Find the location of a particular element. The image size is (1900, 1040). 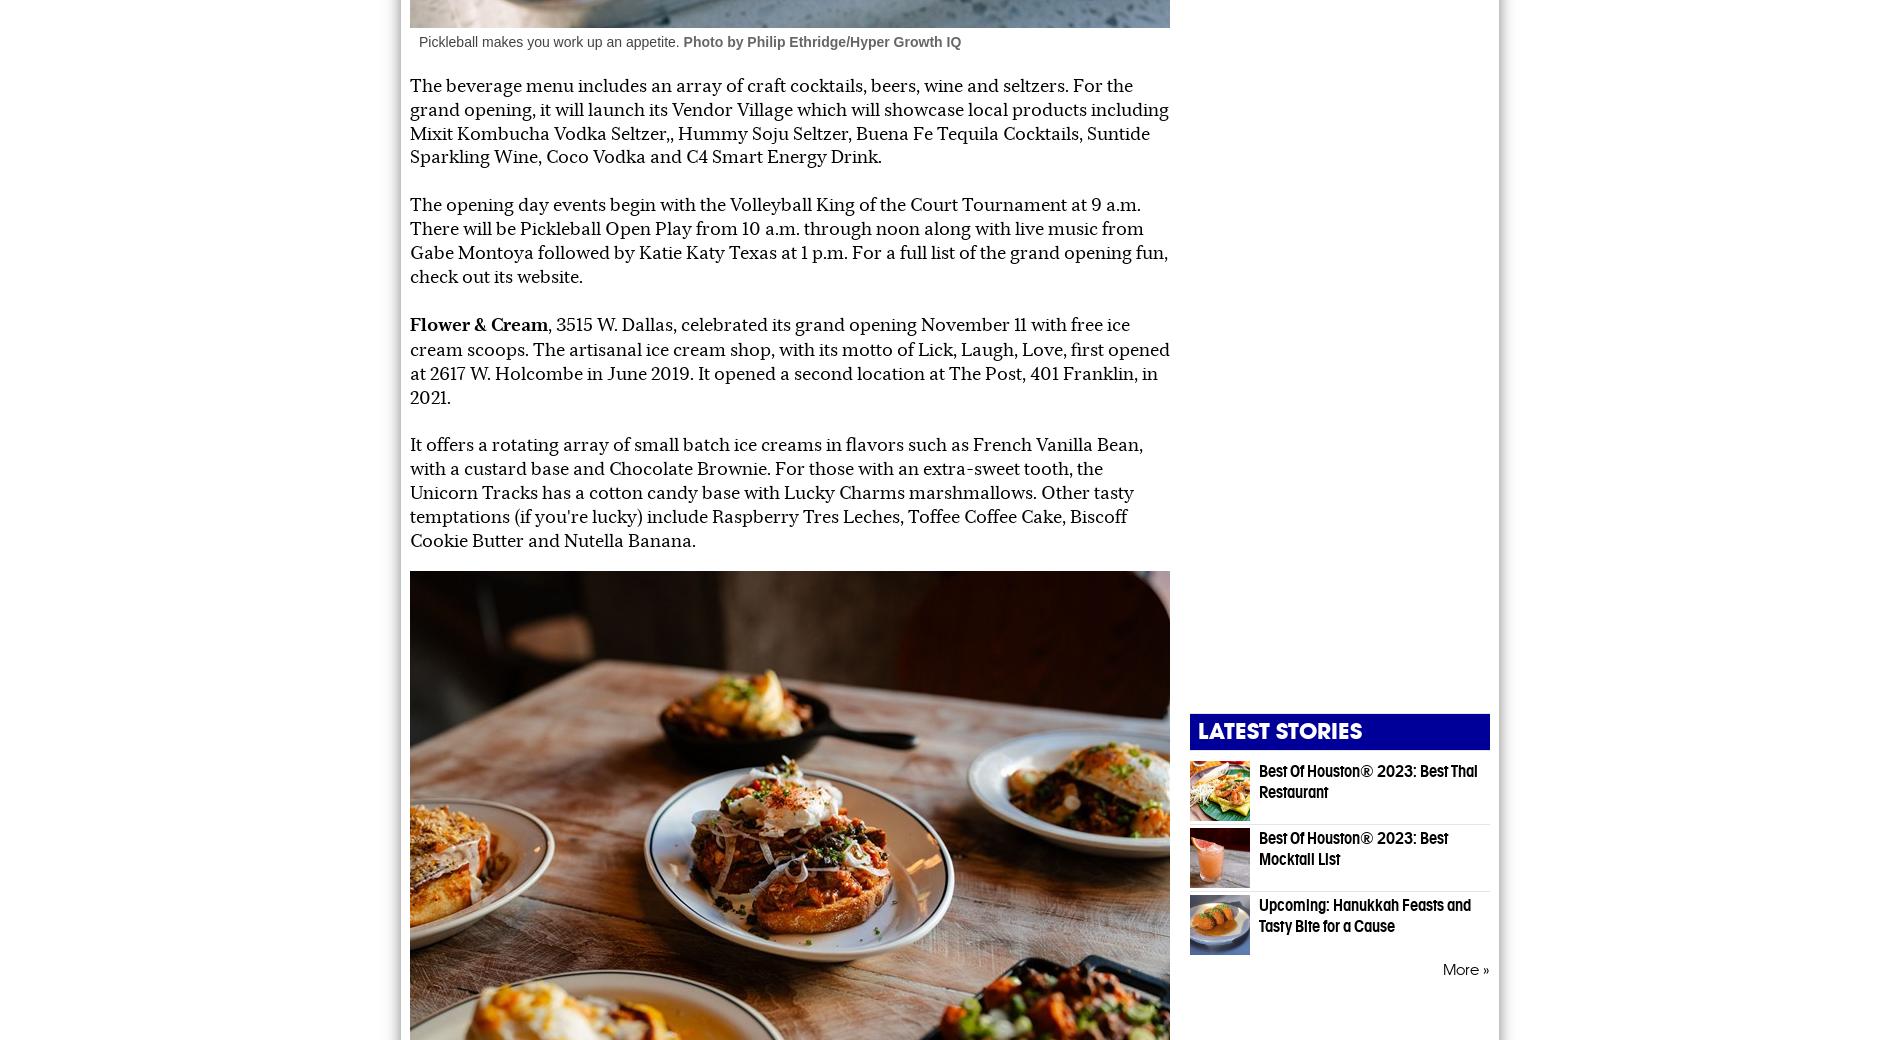

'More »' is located at coordinates (1466, 968).